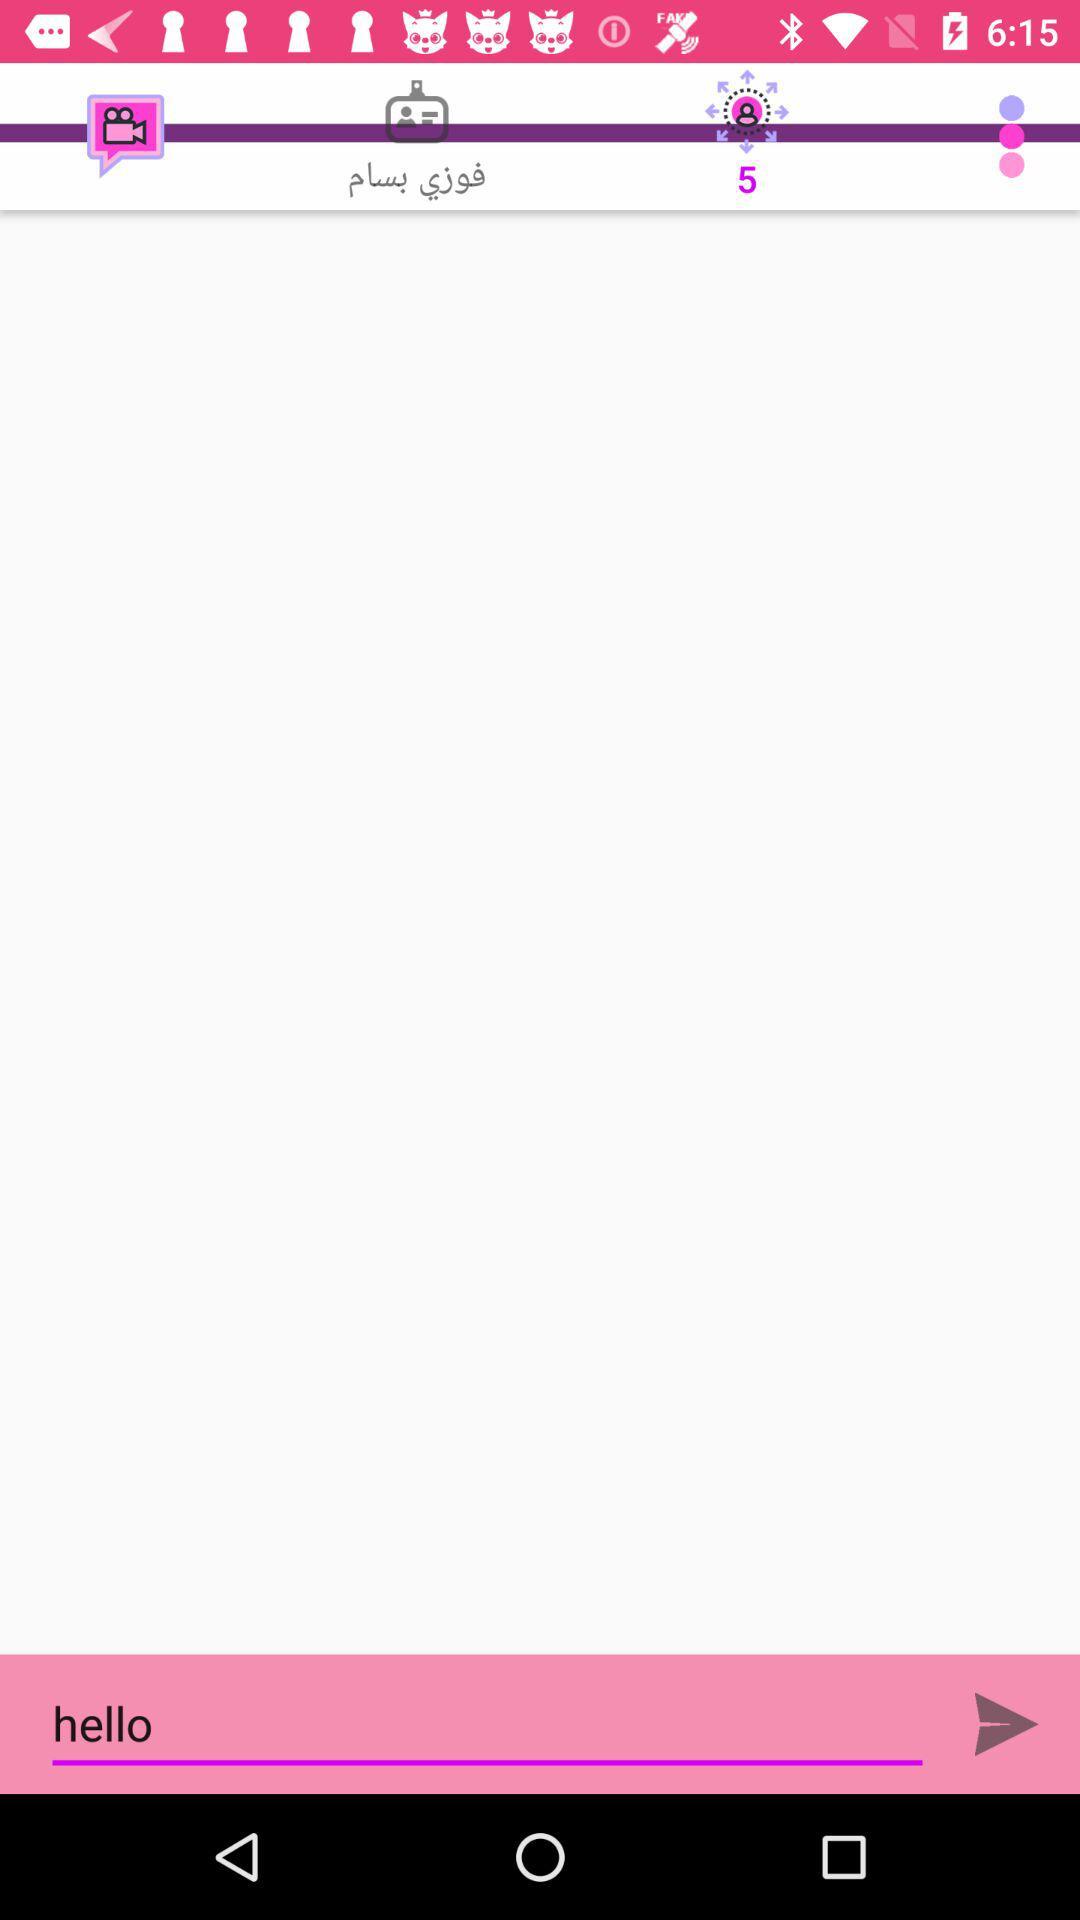 This screenshot has width=1080, height=1920. I want to click on the send icon, so click(1006, 1723).